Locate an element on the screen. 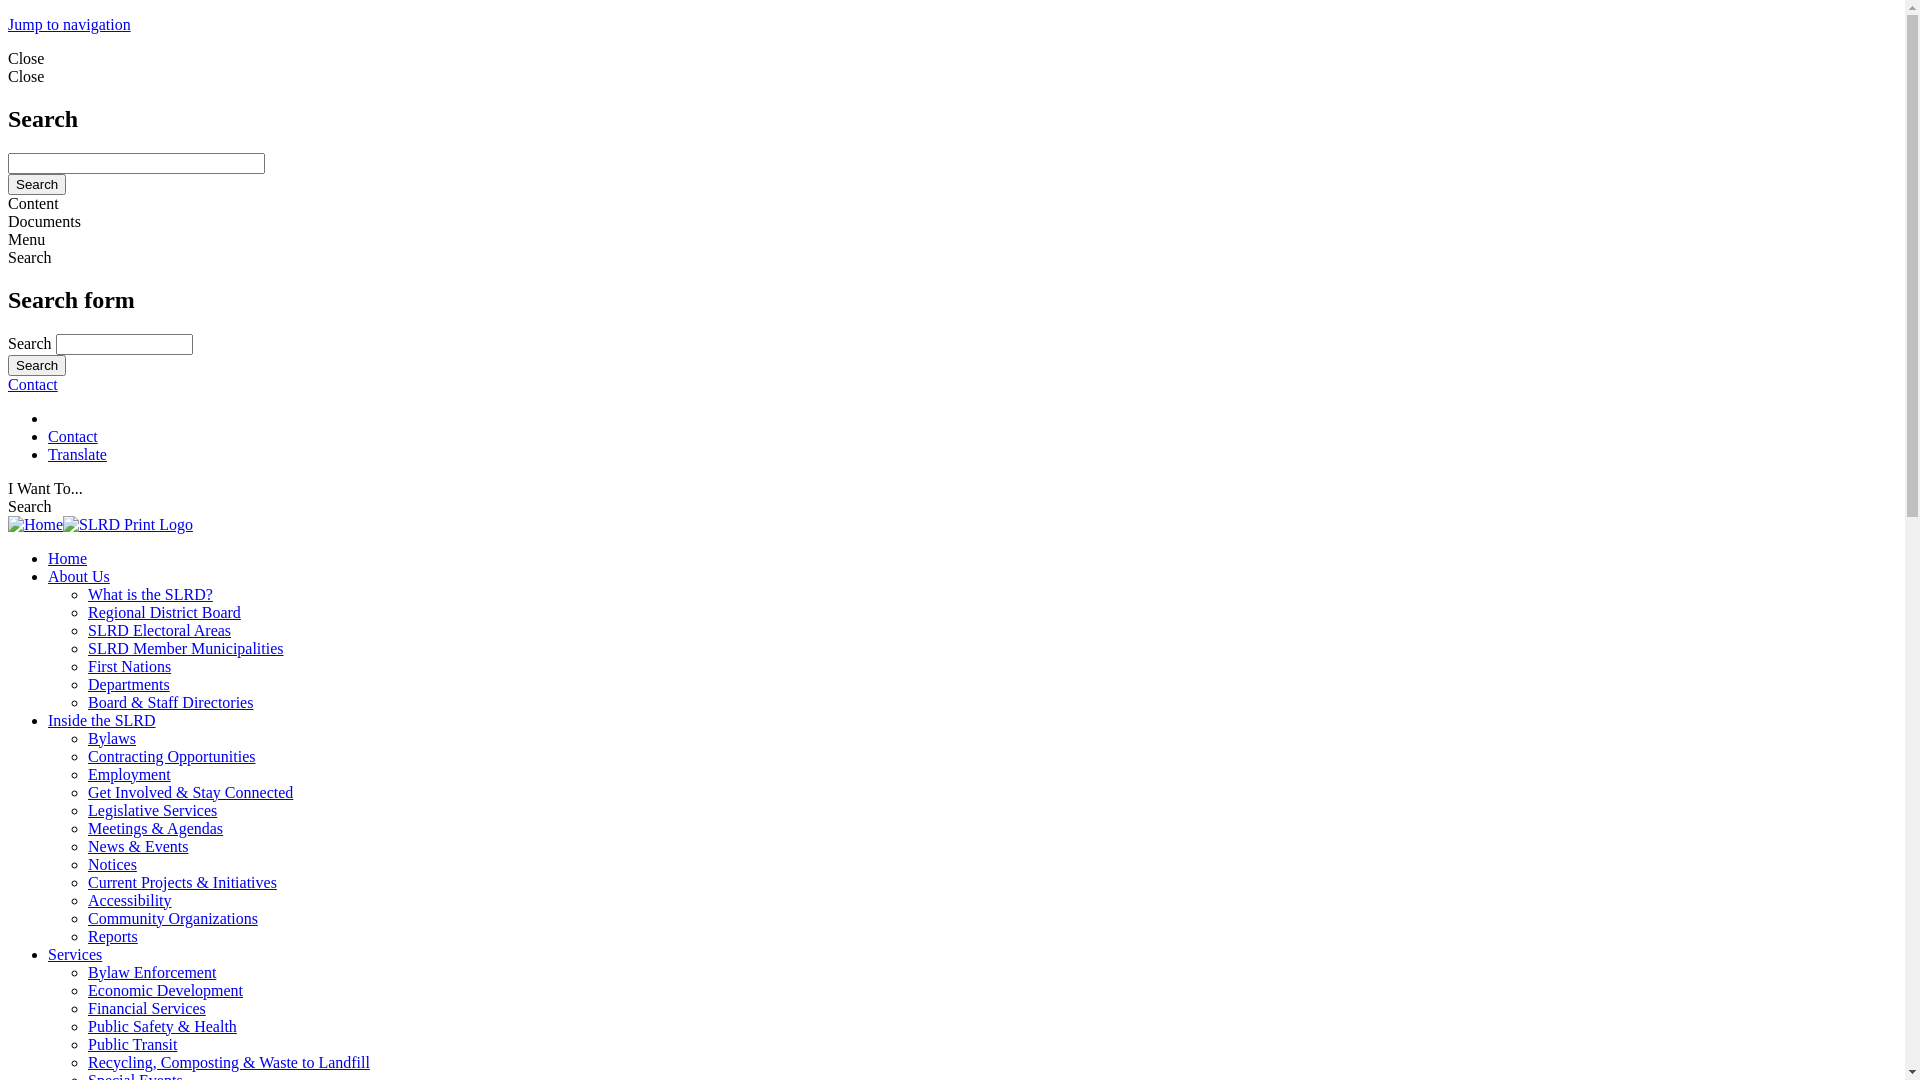 The height and width of the screenshot is (1080, 1920). 'Services' is located at coordinates (48, 953).